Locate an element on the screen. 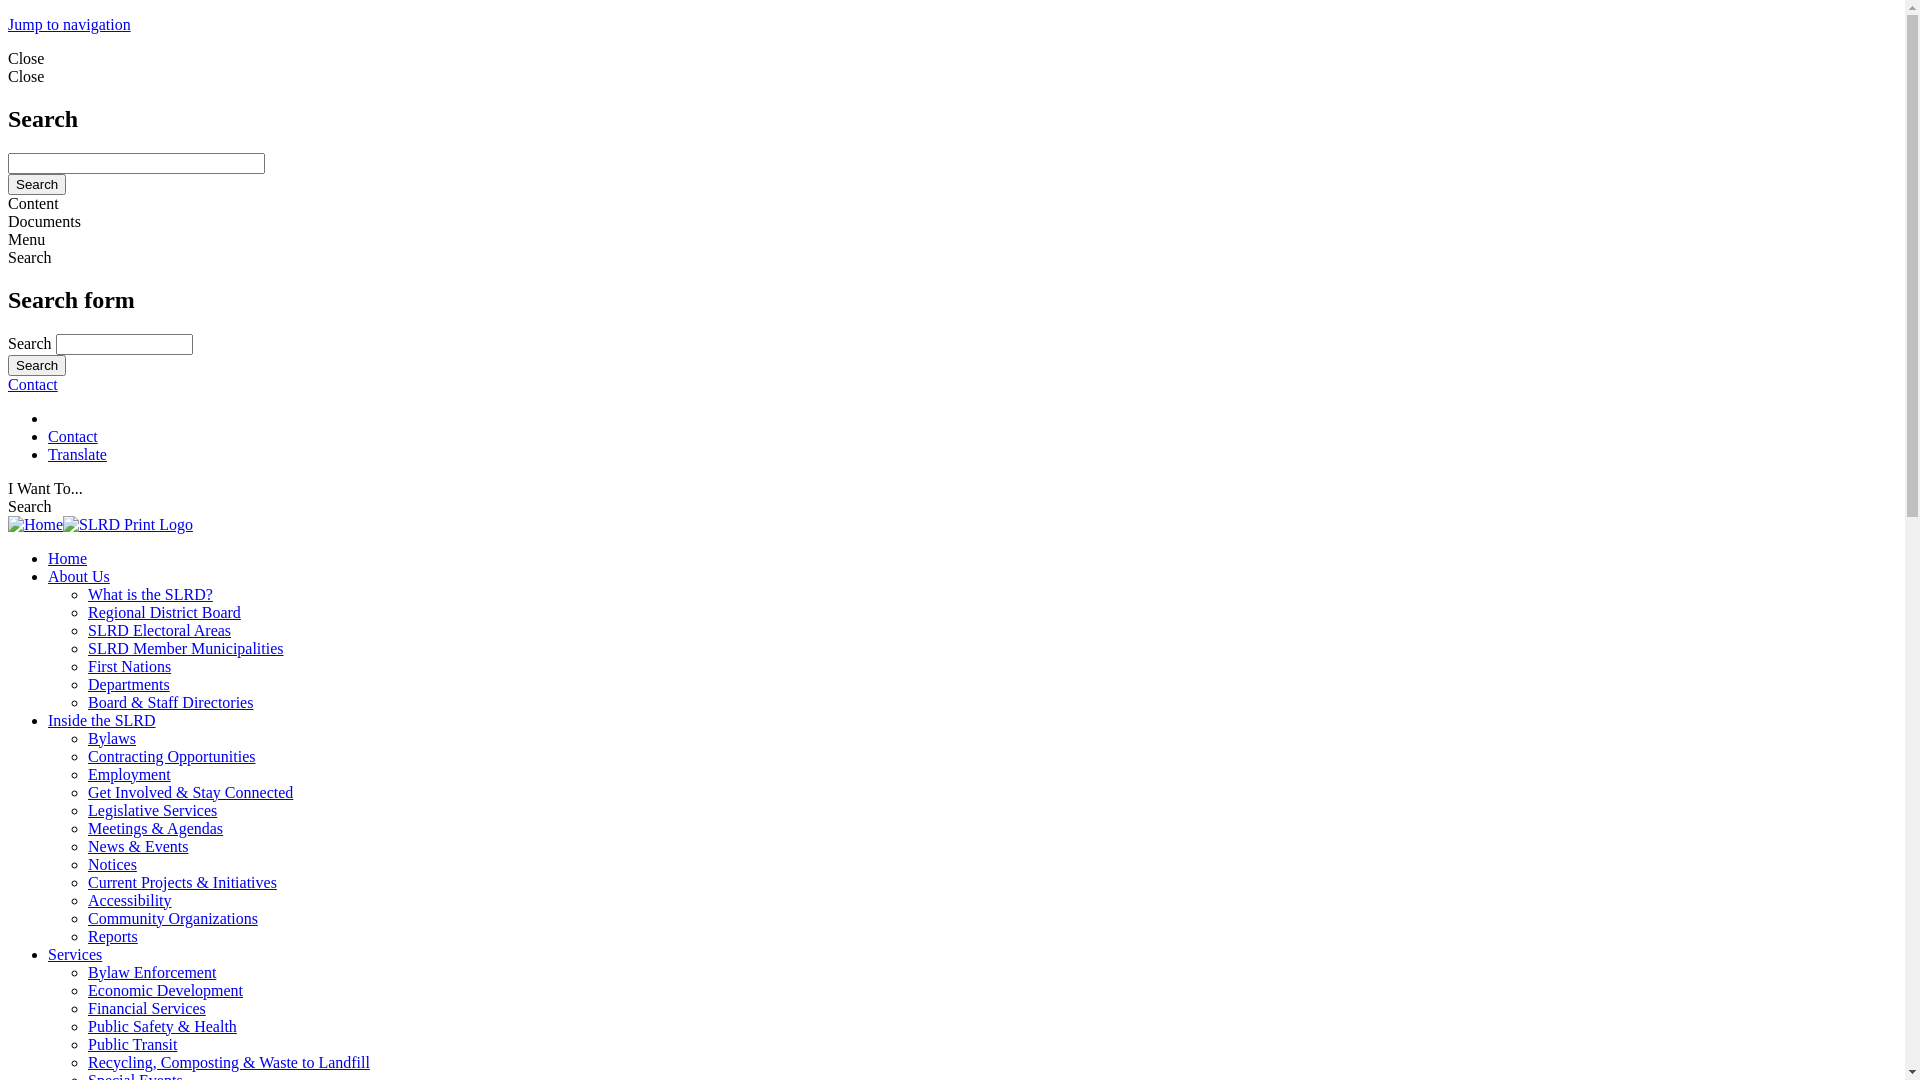 The height and width of the screenshot is (1080, 1920). 'Services' is located at coordinates (48, 953).